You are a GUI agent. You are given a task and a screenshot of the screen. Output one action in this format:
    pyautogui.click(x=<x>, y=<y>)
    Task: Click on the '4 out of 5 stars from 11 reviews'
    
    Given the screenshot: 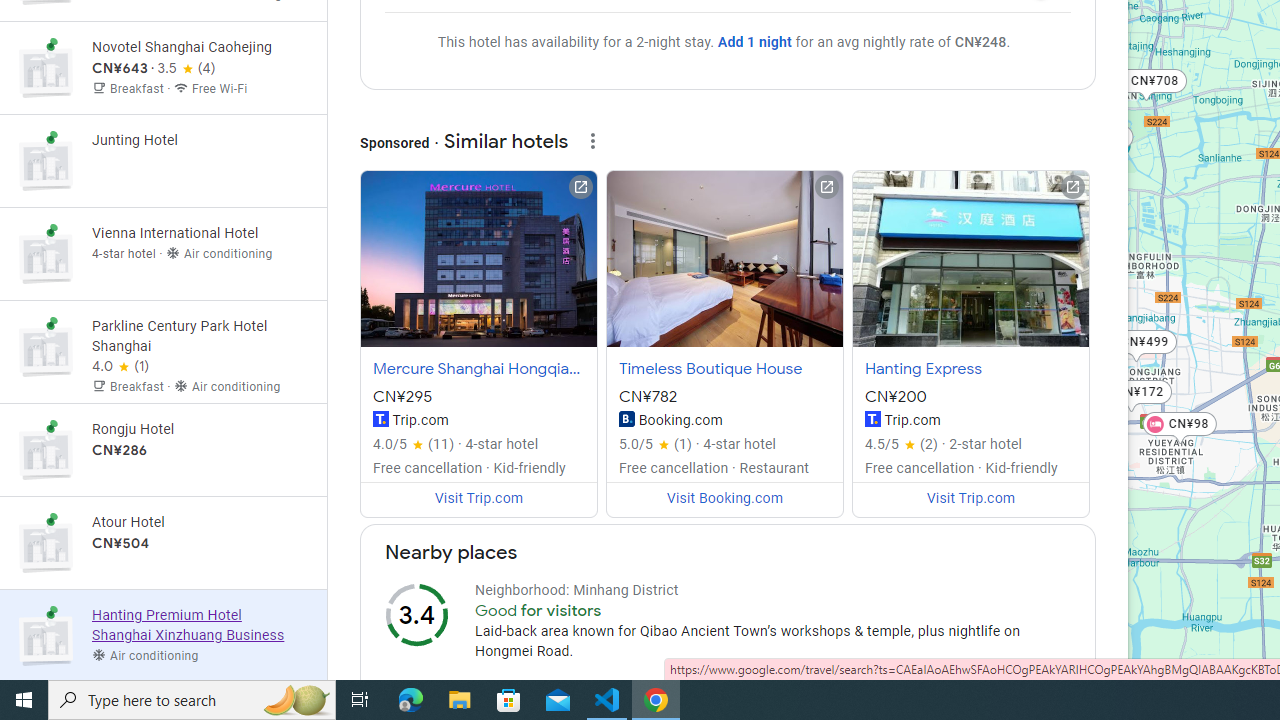 What is the action you would take?
    pyautogui.click(x=412, y=443)
    